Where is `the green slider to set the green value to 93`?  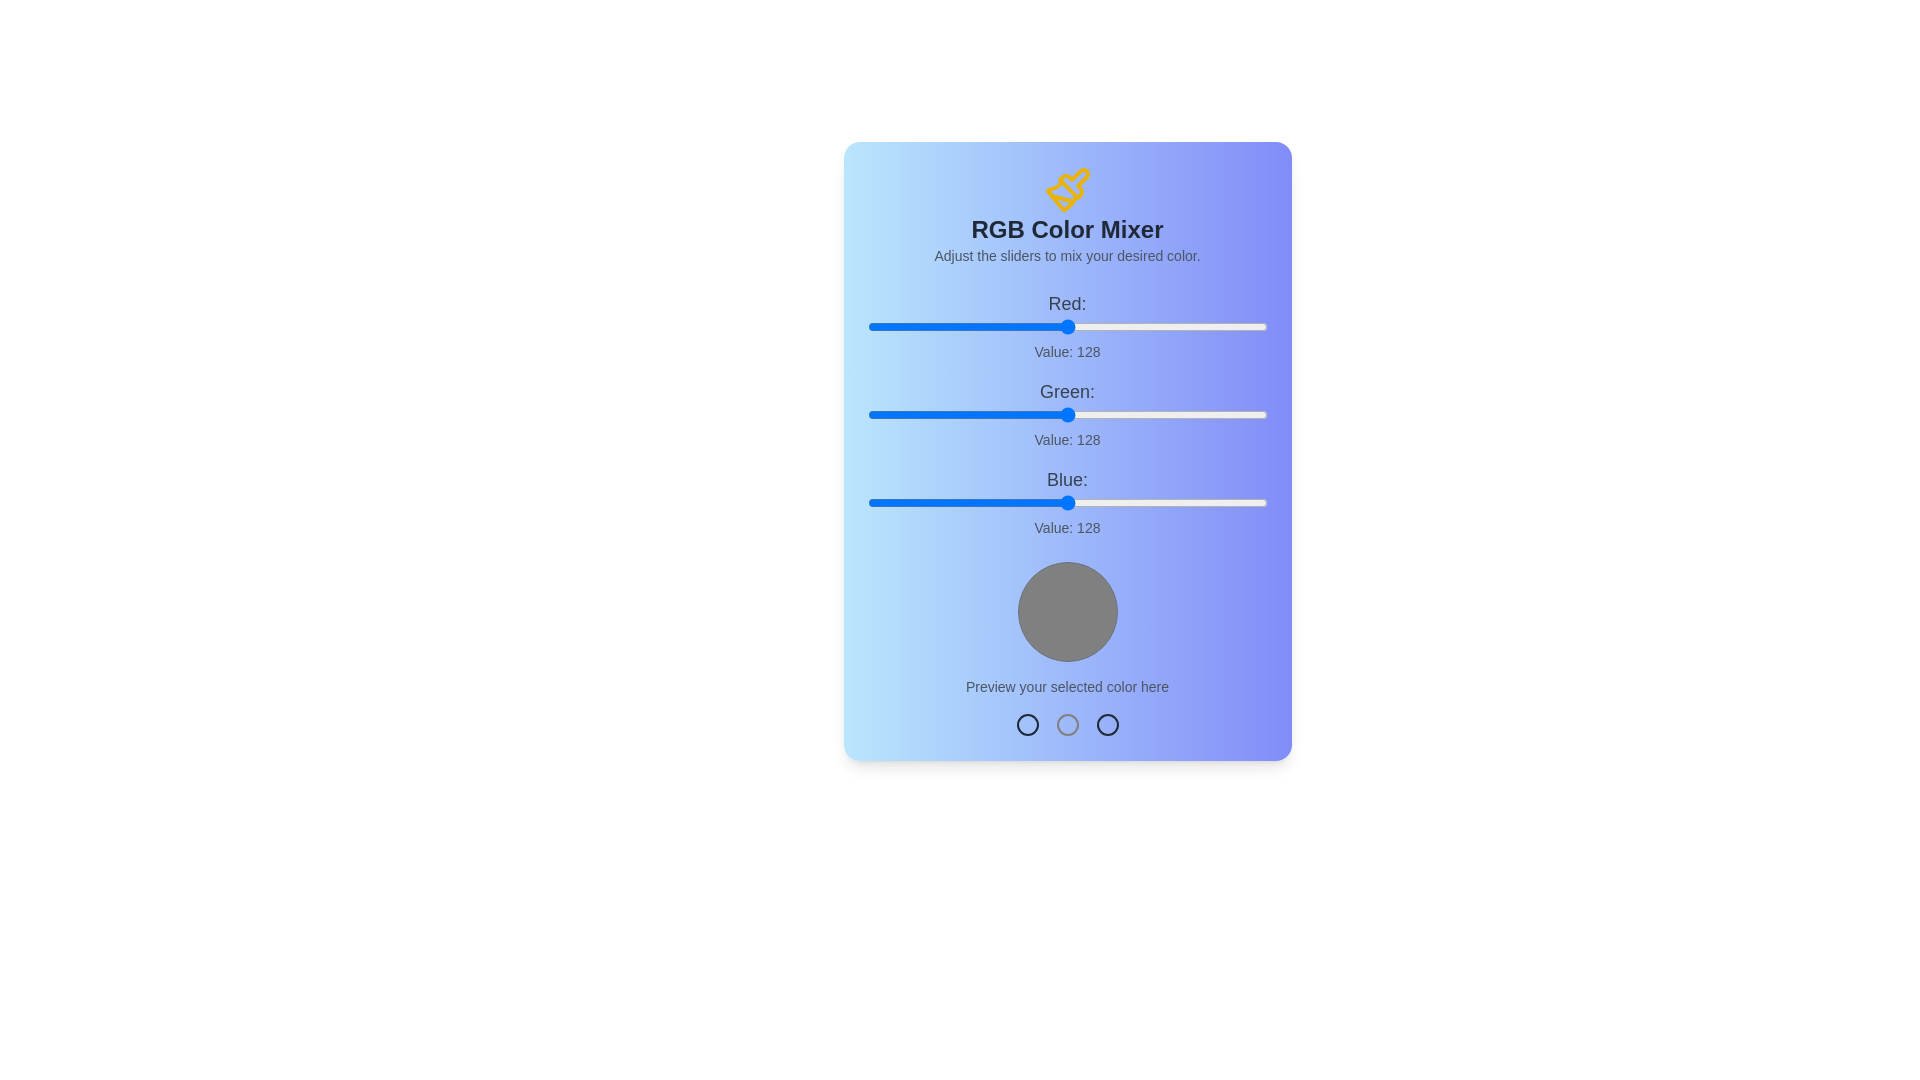 the green slider to set the green value to 93 is located at coordinates (1013, 414).